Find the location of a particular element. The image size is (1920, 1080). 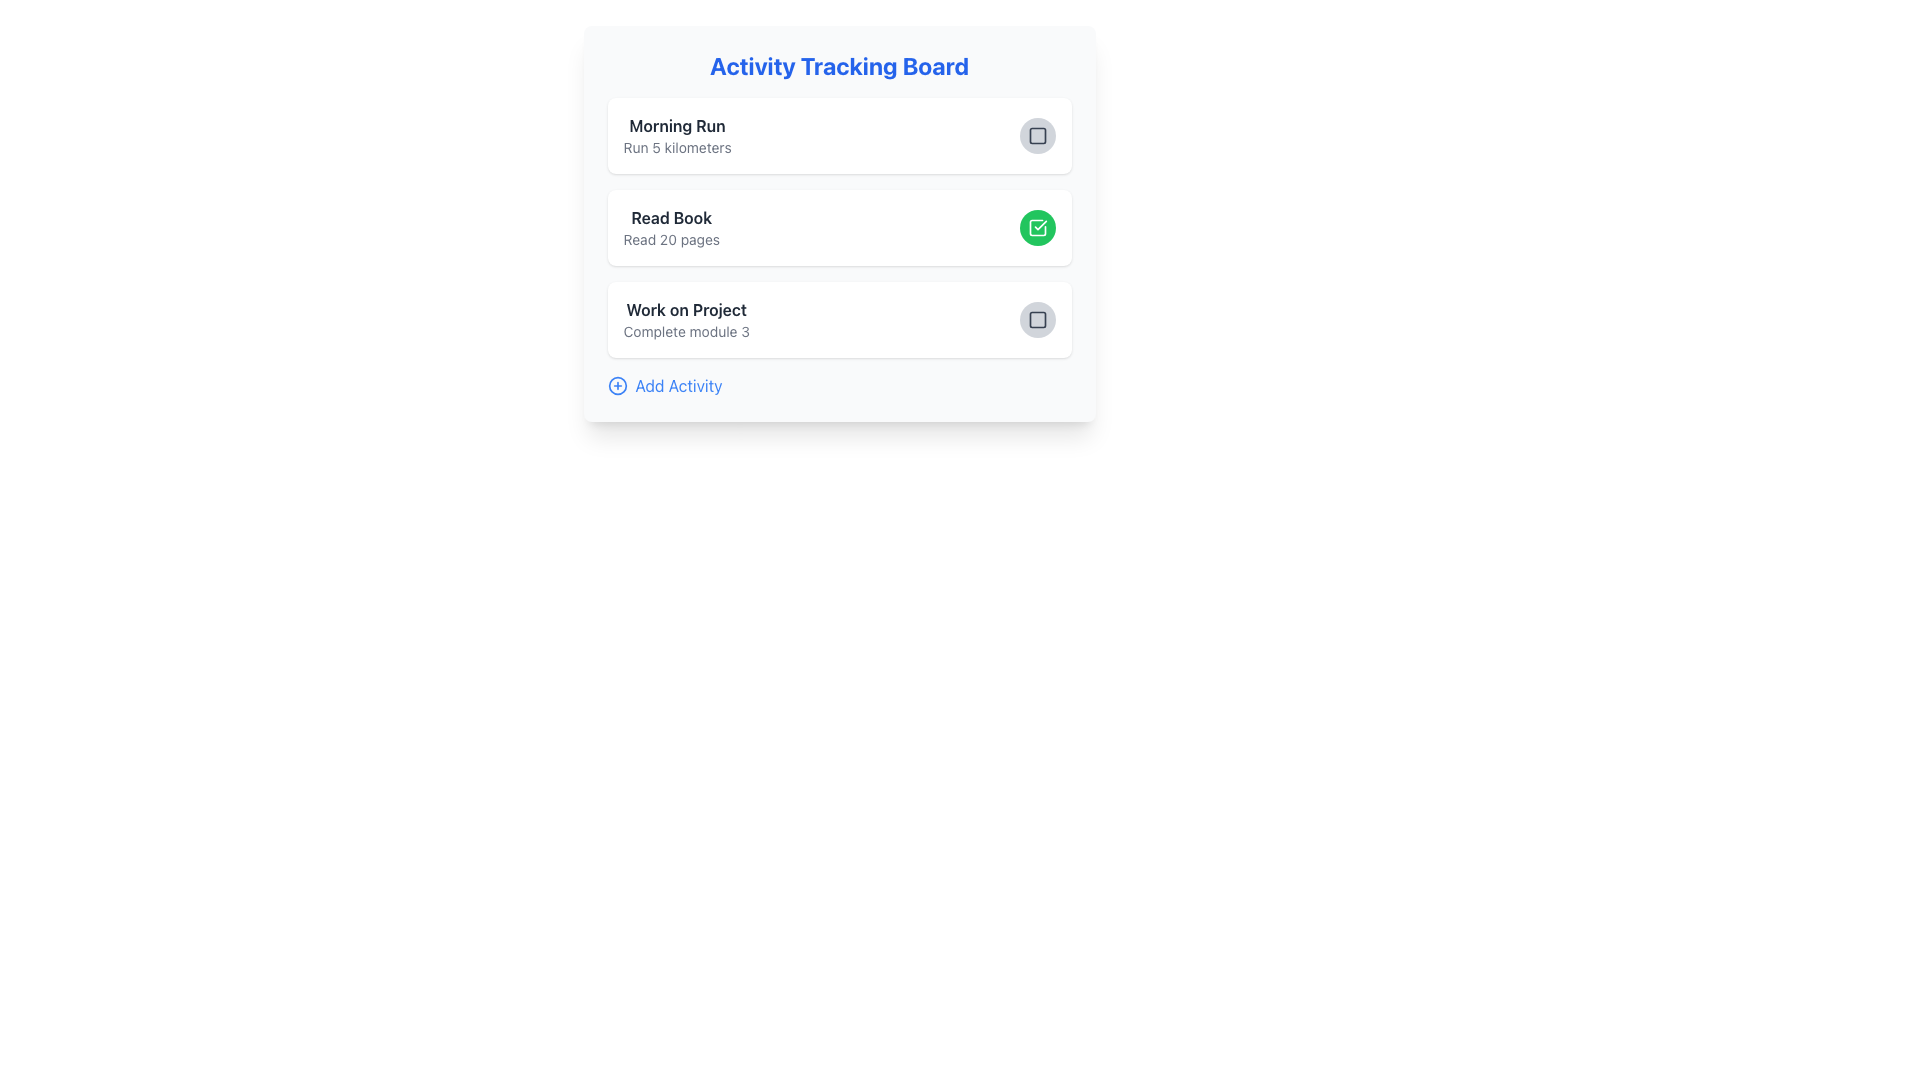

the circular button at the far-right end of the 'Work on Project' entry in the 'Activity Tracking Board' is located at coordinates (1037, 319).